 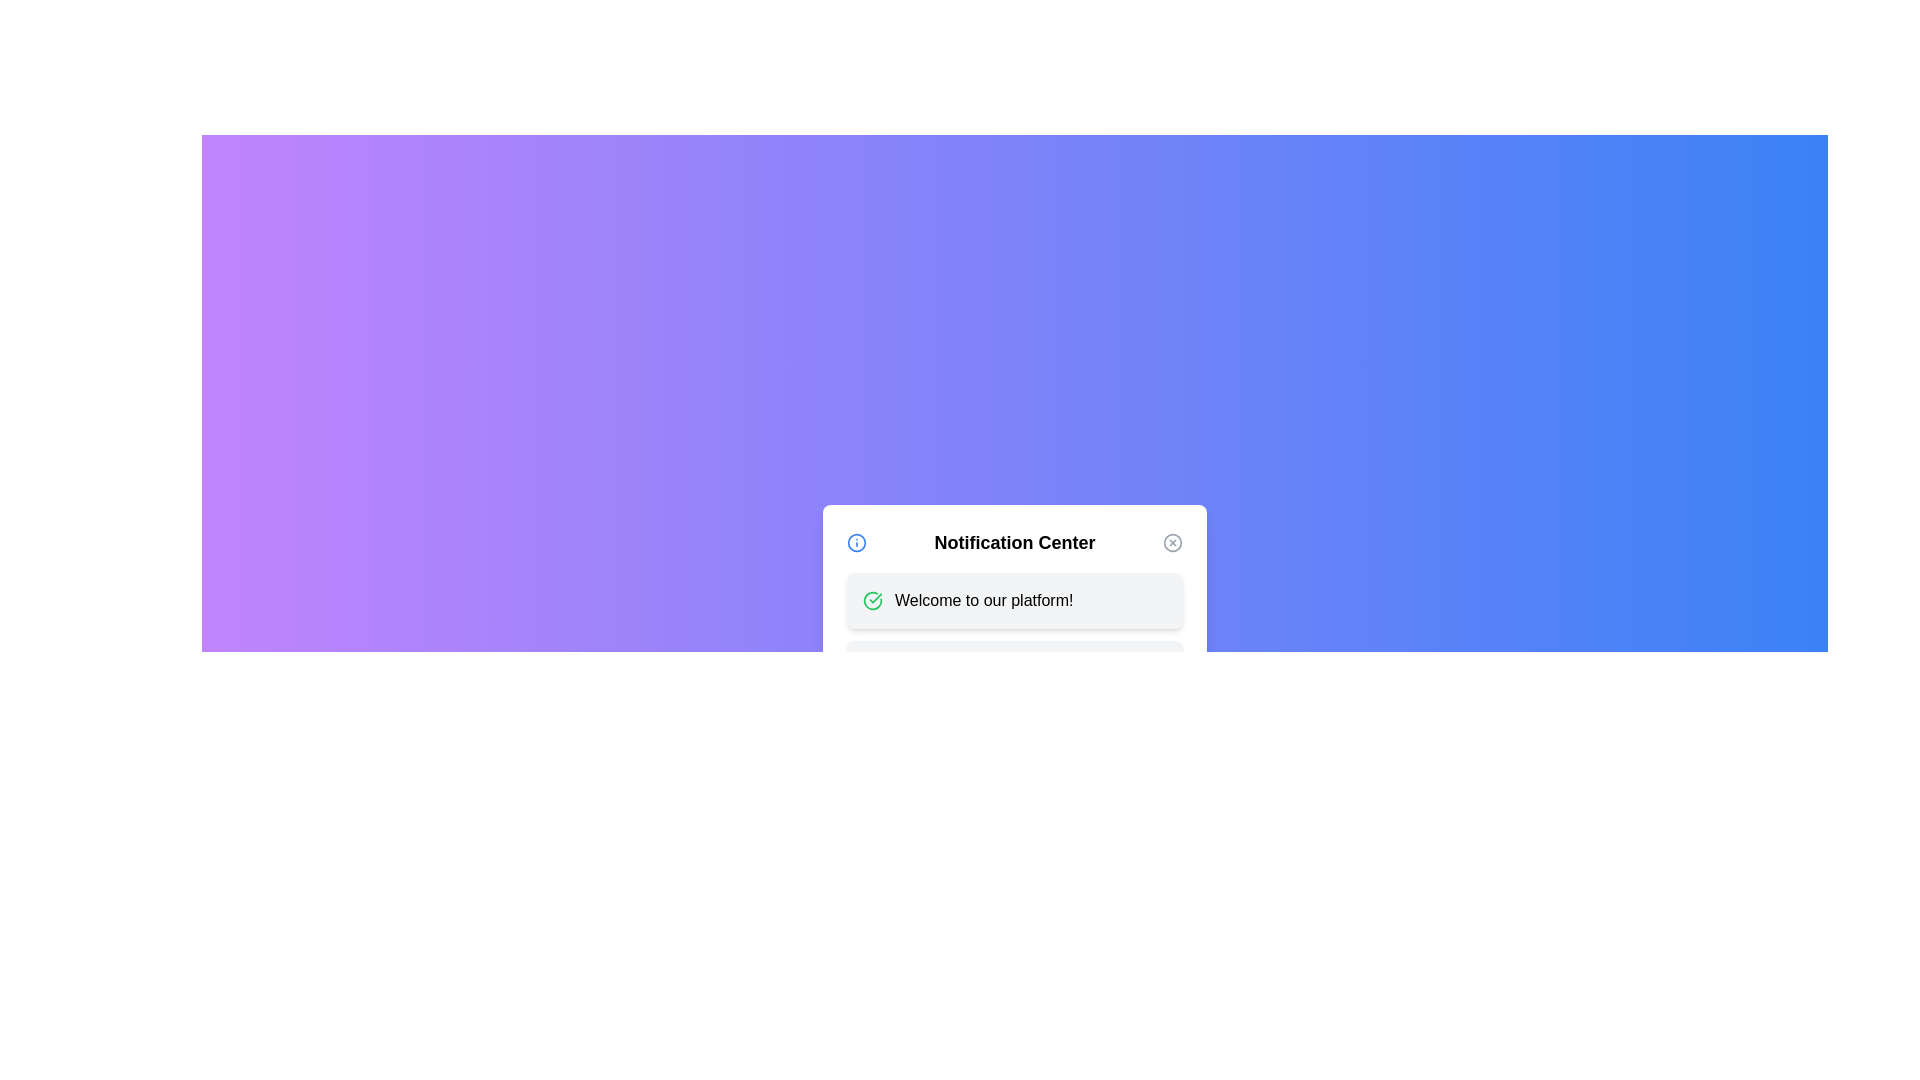 What do you see at coordinates (1014, 600) in the screenshot?
I see `the first notification box in the notification center that introduces the platform` at bounding box center [1014, 600].